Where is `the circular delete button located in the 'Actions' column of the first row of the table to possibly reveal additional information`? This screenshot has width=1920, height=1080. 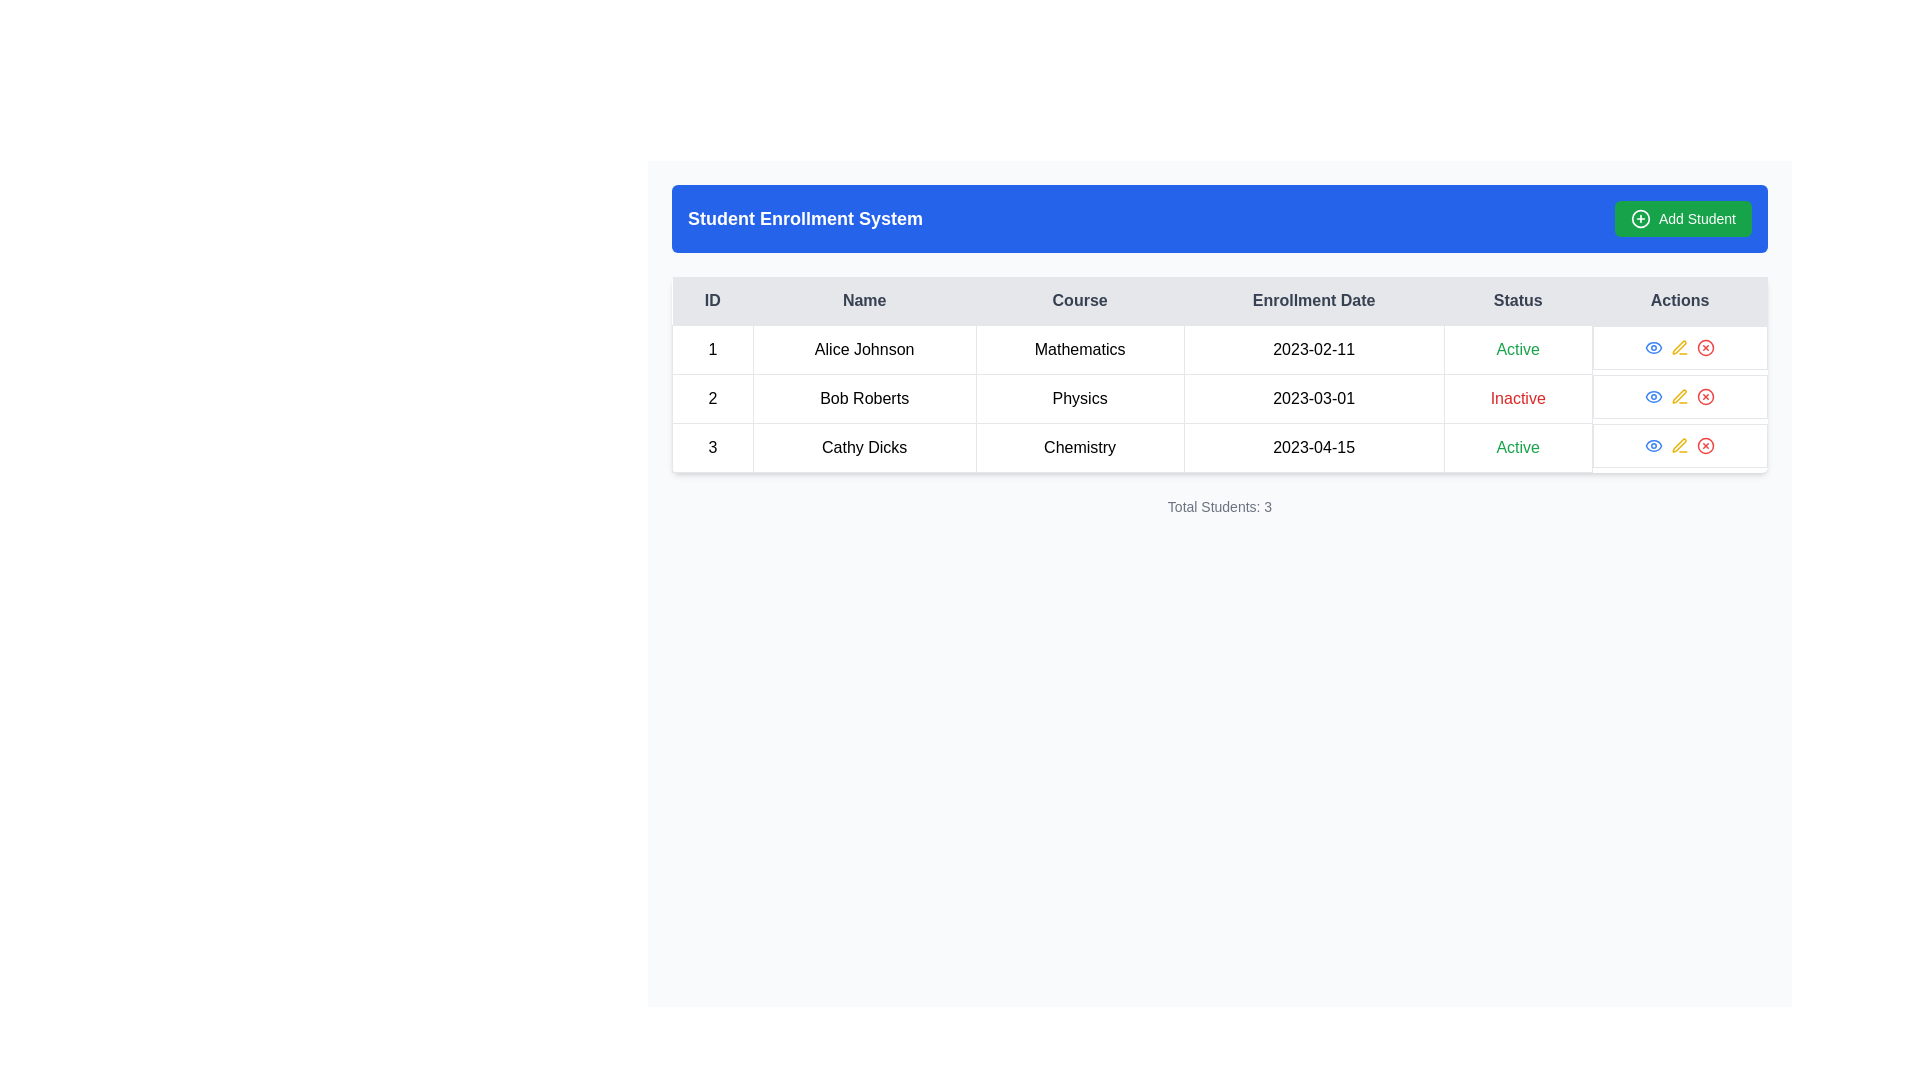 the circular delete button located in the 'Actions' column of the first row of the table to possibly reveal additional information is located at coordinates (1705, 346).